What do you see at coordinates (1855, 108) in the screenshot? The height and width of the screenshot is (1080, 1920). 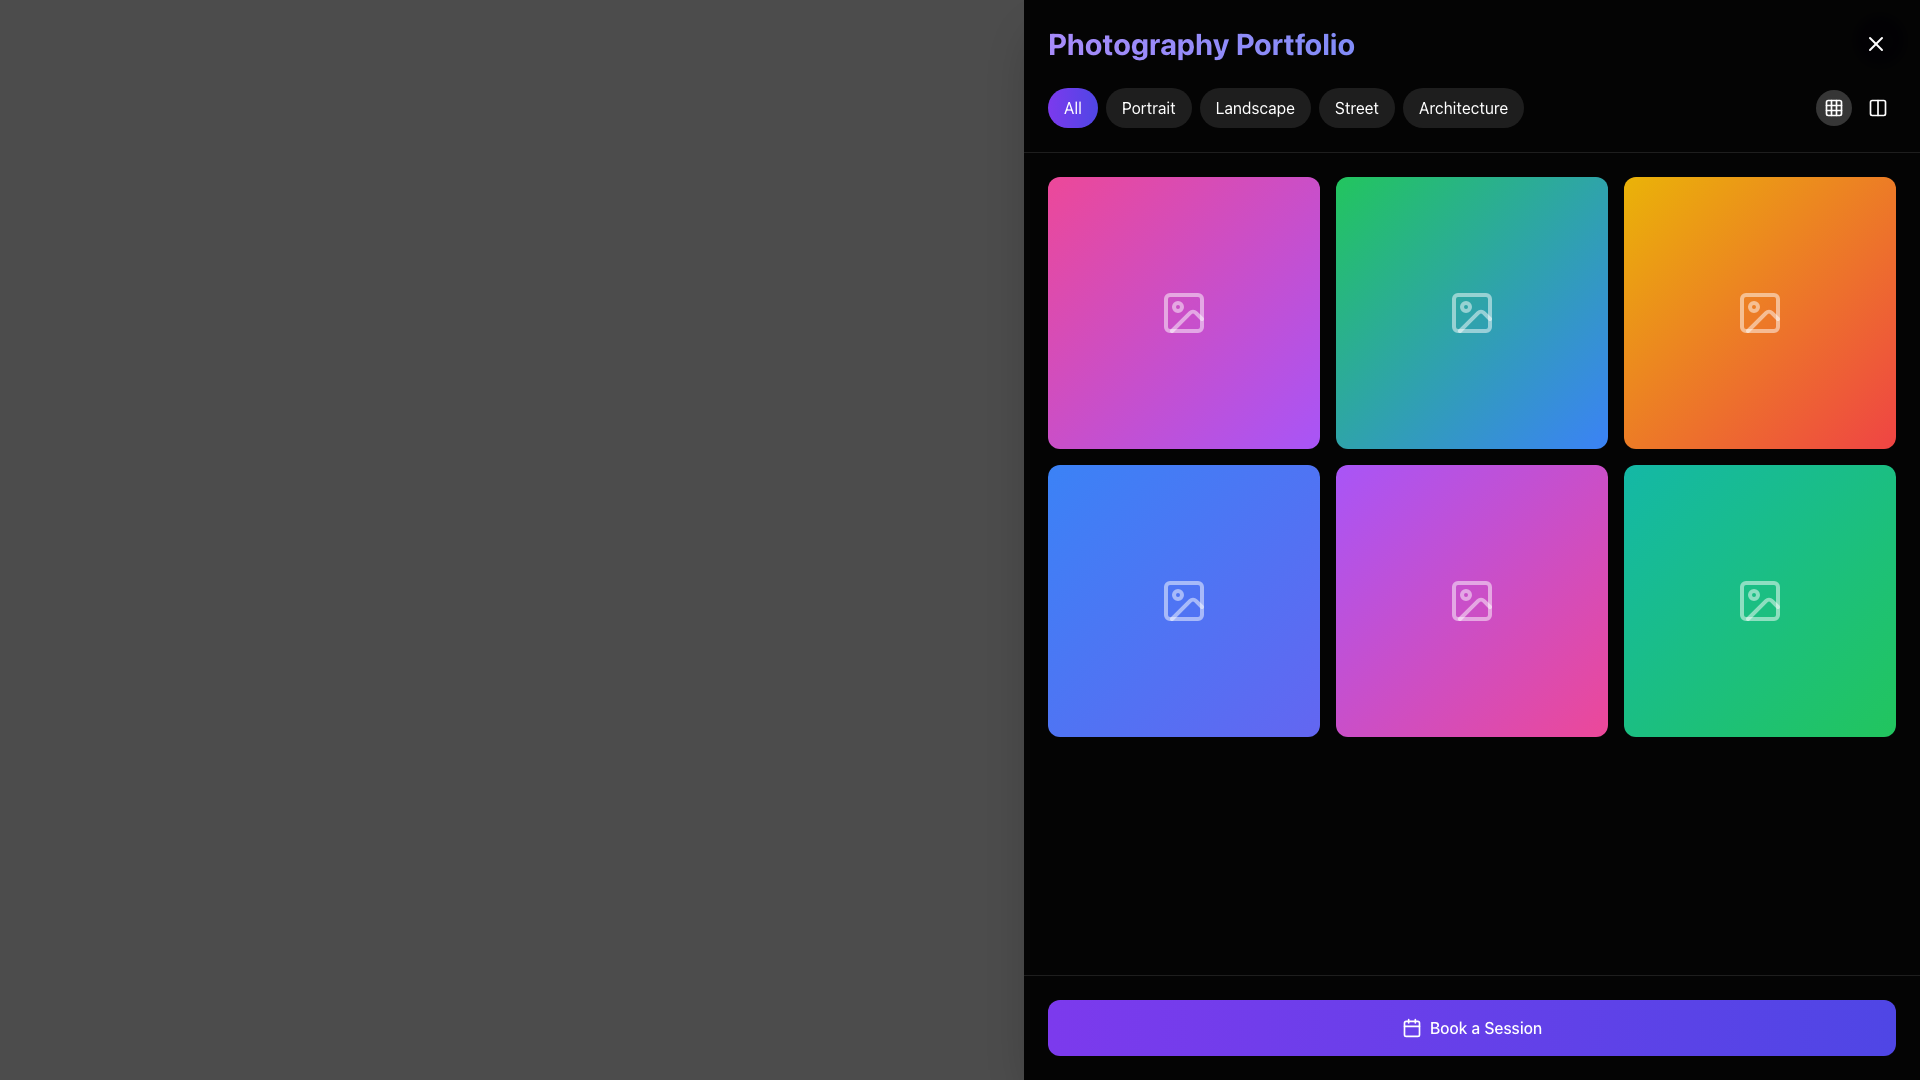 I see `the two-panel icon in the top-right corner of the interface to switch to split view` at bounding box center [1855, 108].